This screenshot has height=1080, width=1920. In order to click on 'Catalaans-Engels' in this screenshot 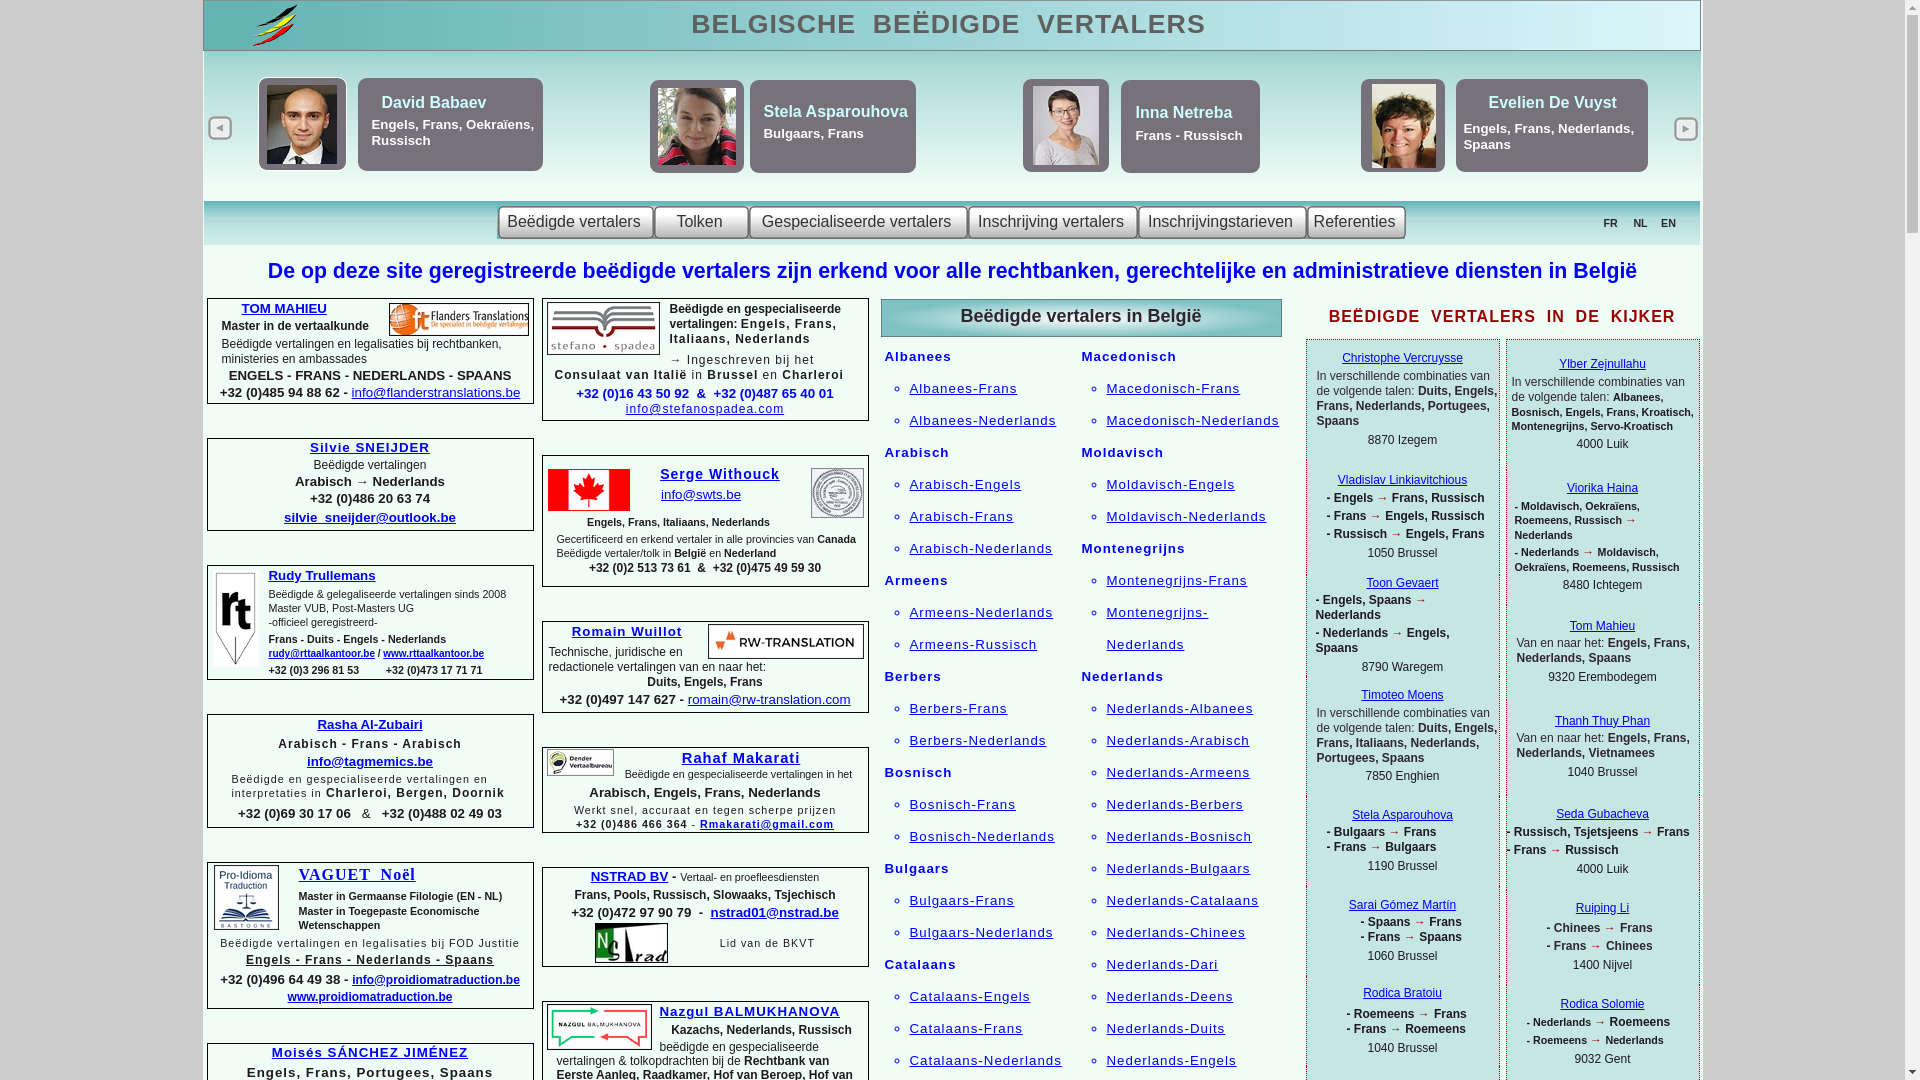, I will do `click(970, 996)`.